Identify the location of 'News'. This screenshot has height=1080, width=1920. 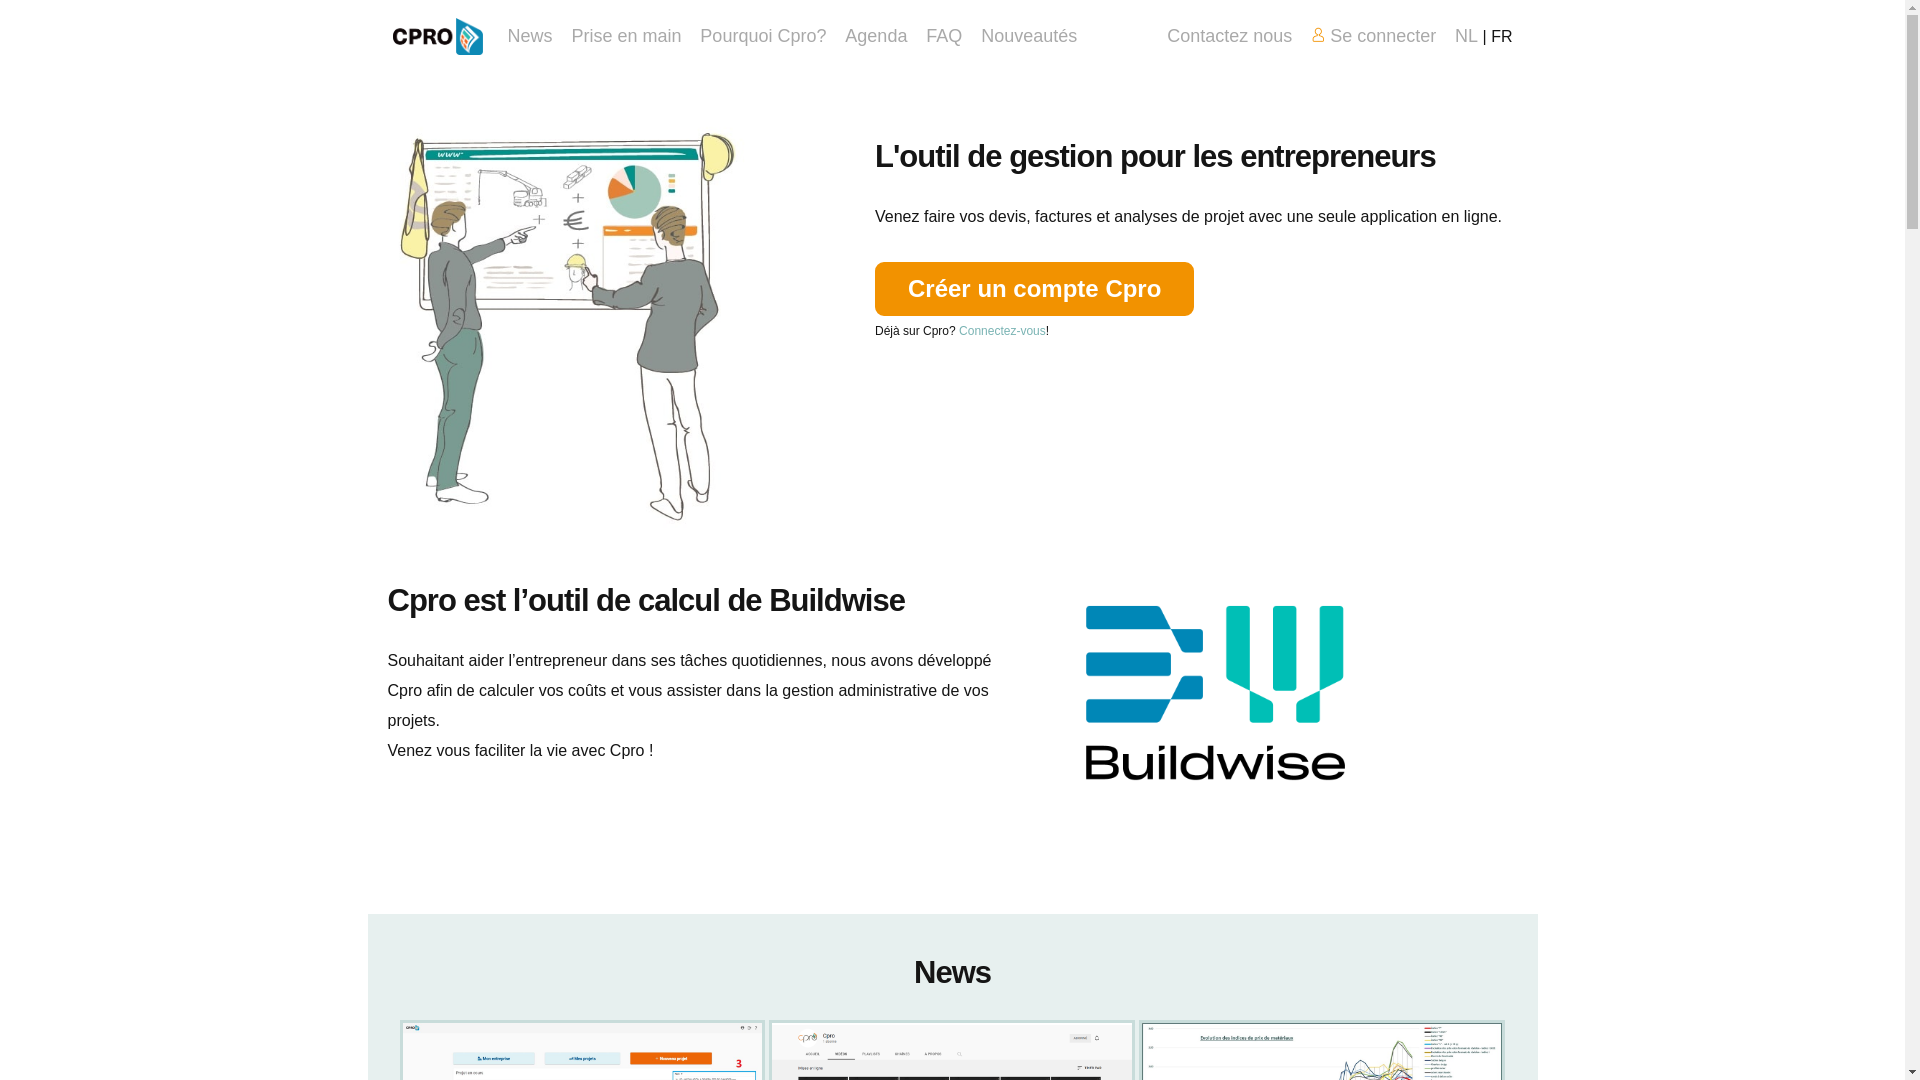
(508, 35).